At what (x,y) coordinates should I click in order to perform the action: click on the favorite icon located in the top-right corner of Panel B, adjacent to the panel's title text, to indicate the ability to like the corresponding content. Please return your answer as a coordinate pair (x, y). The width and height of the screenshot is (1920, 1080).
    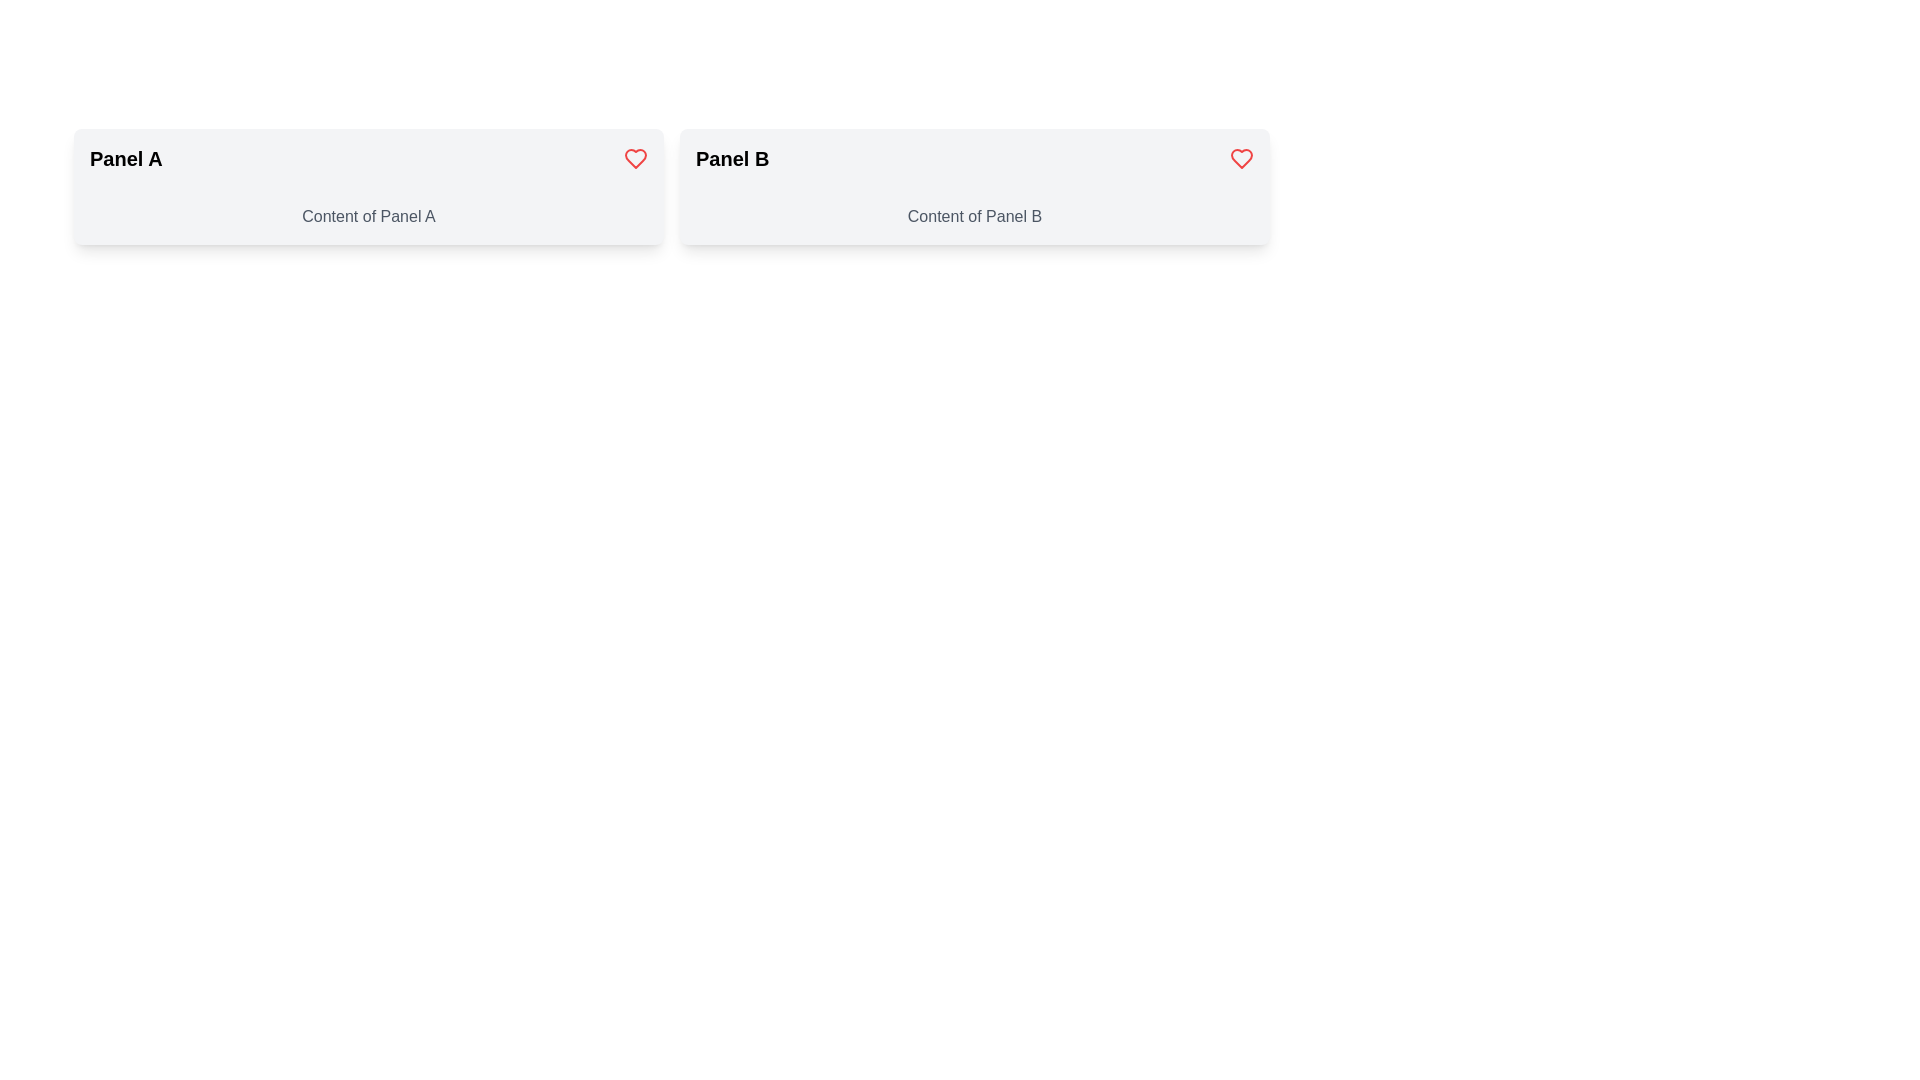
    Looking at the image, I should click on (1241, 157).